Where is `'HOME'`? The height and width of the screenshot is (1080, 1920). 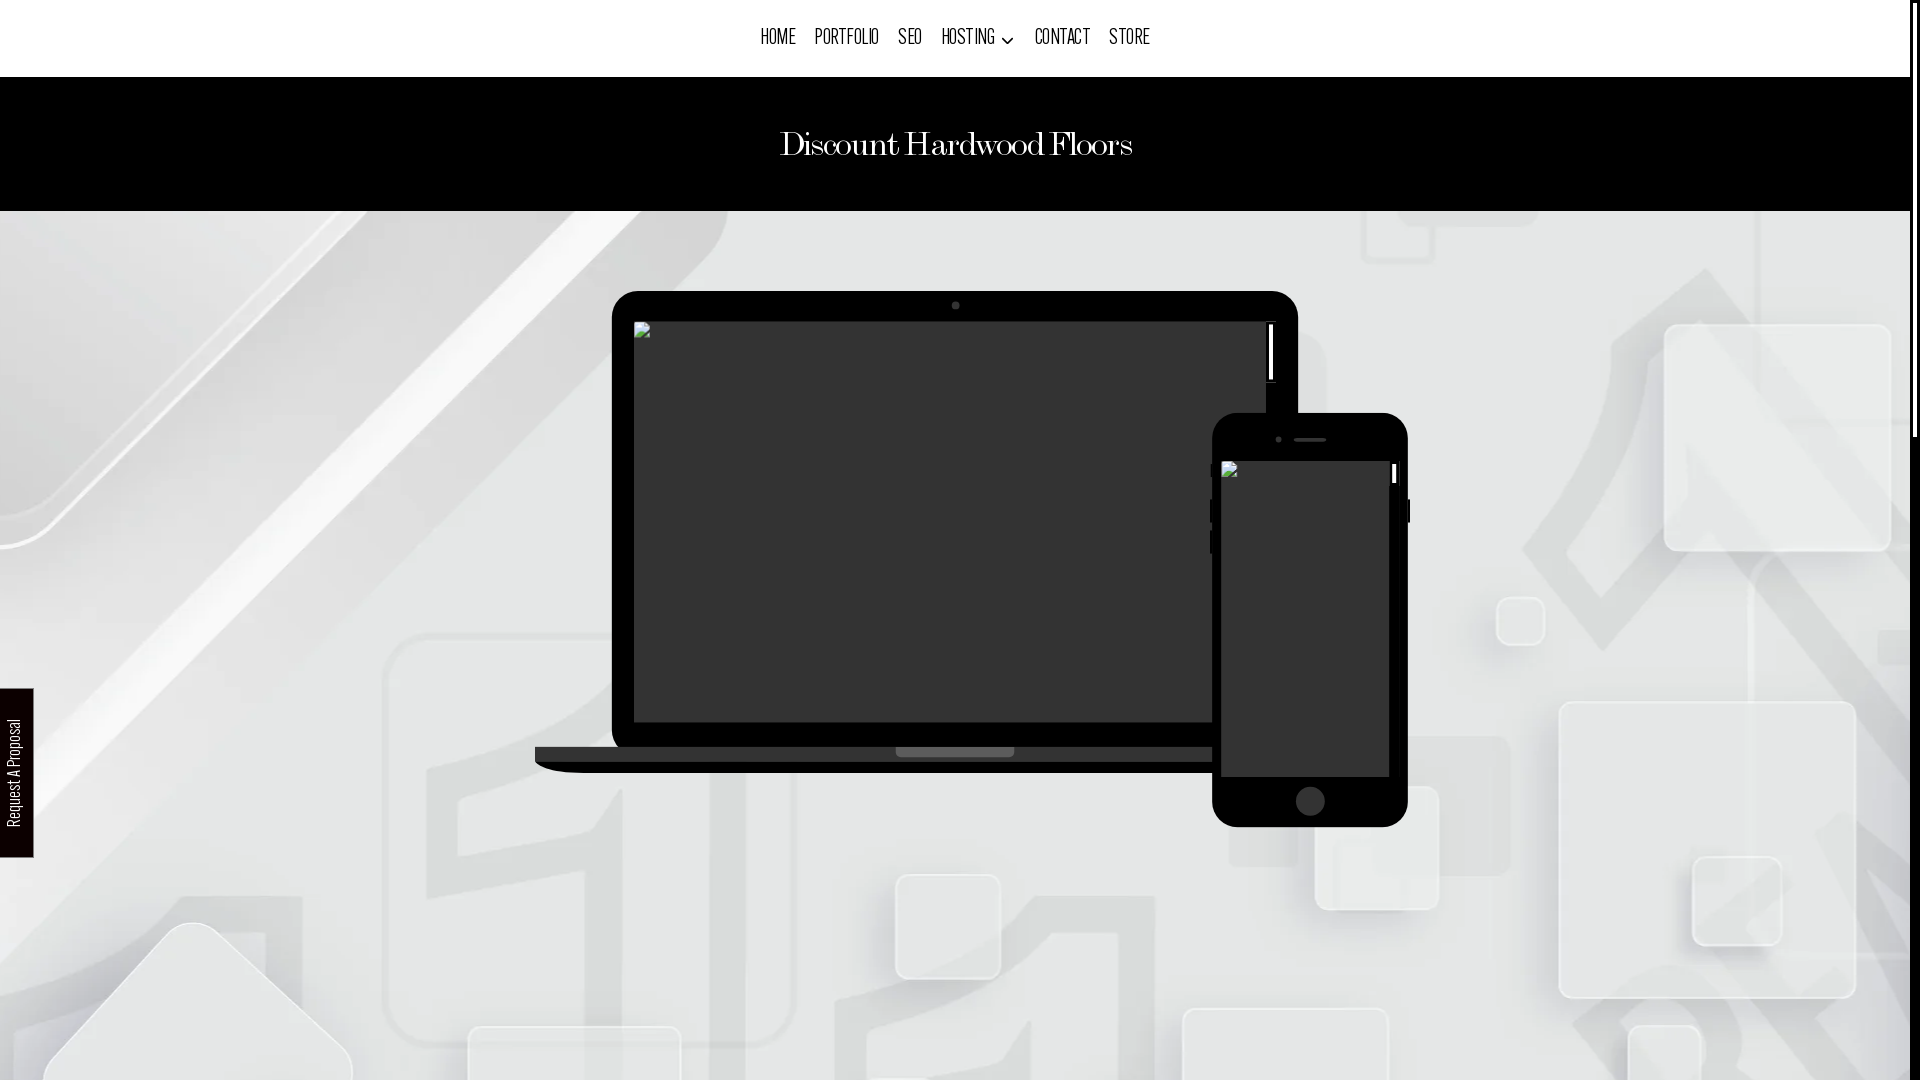 'HOME' is located at coordinates (776, 38).